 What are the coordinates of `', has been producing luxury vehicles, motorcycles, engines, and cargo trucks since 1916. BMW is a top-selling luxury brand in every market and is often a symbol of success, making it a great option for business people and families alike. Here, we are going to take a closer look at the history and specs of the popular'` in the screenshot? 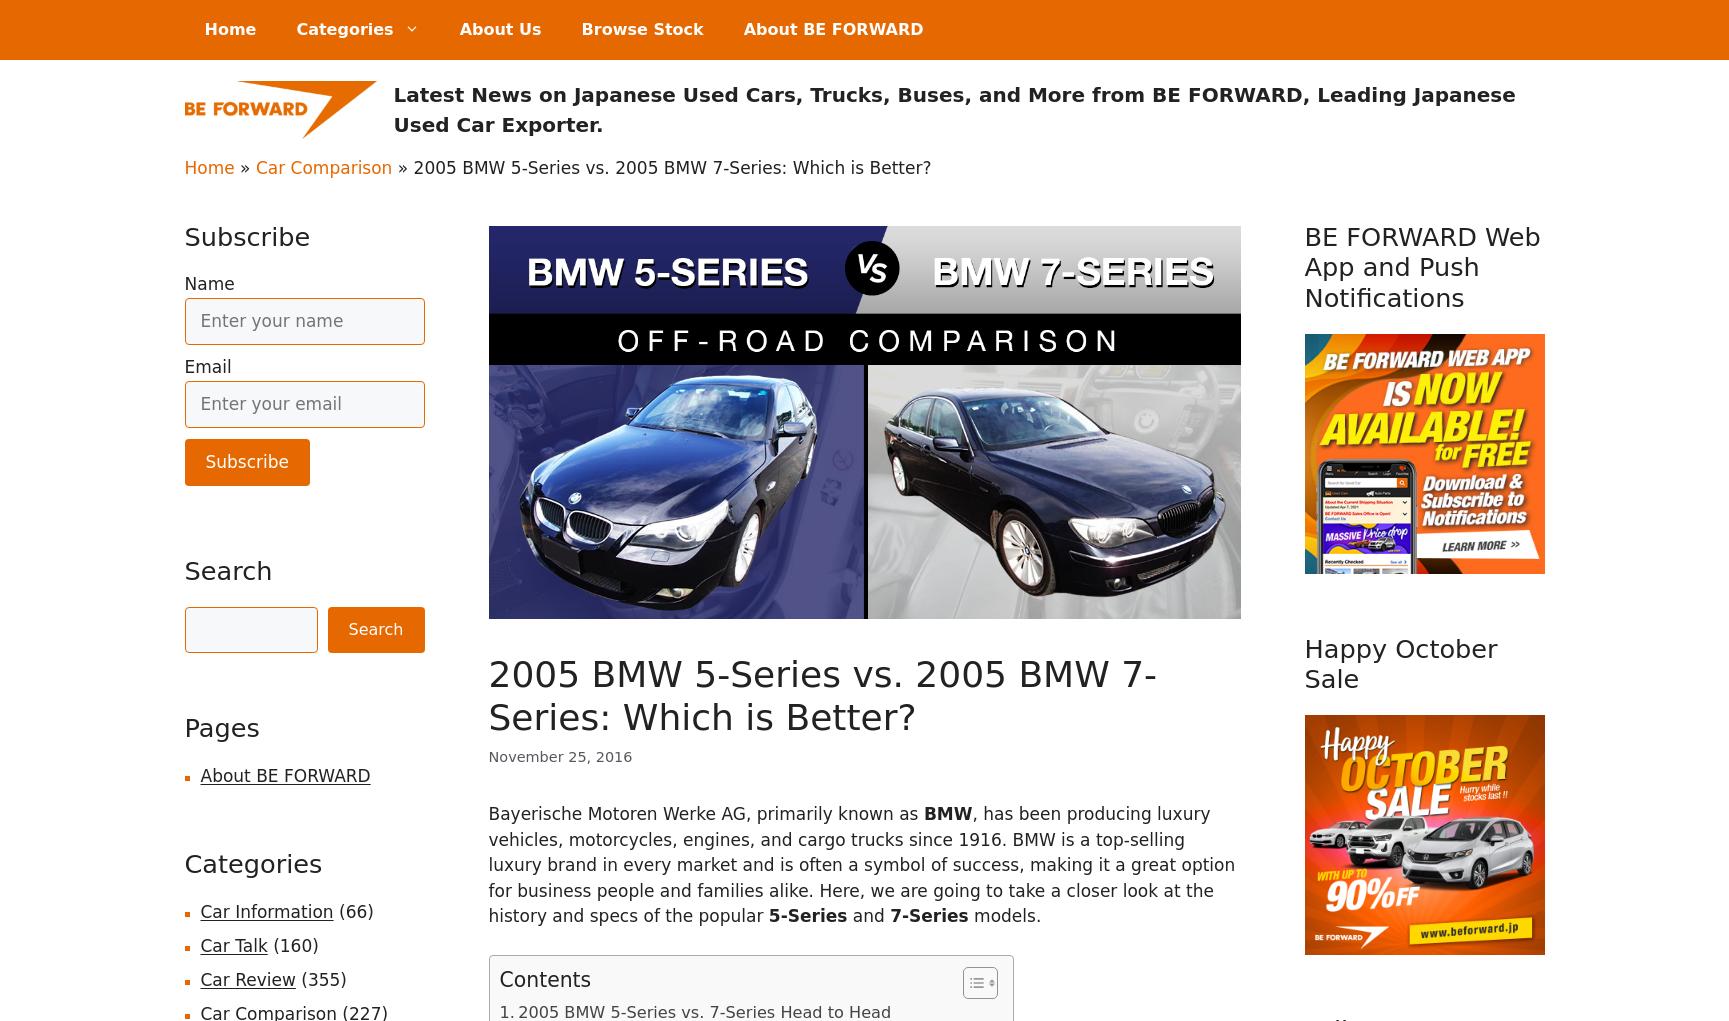 It's located at (861, 863).